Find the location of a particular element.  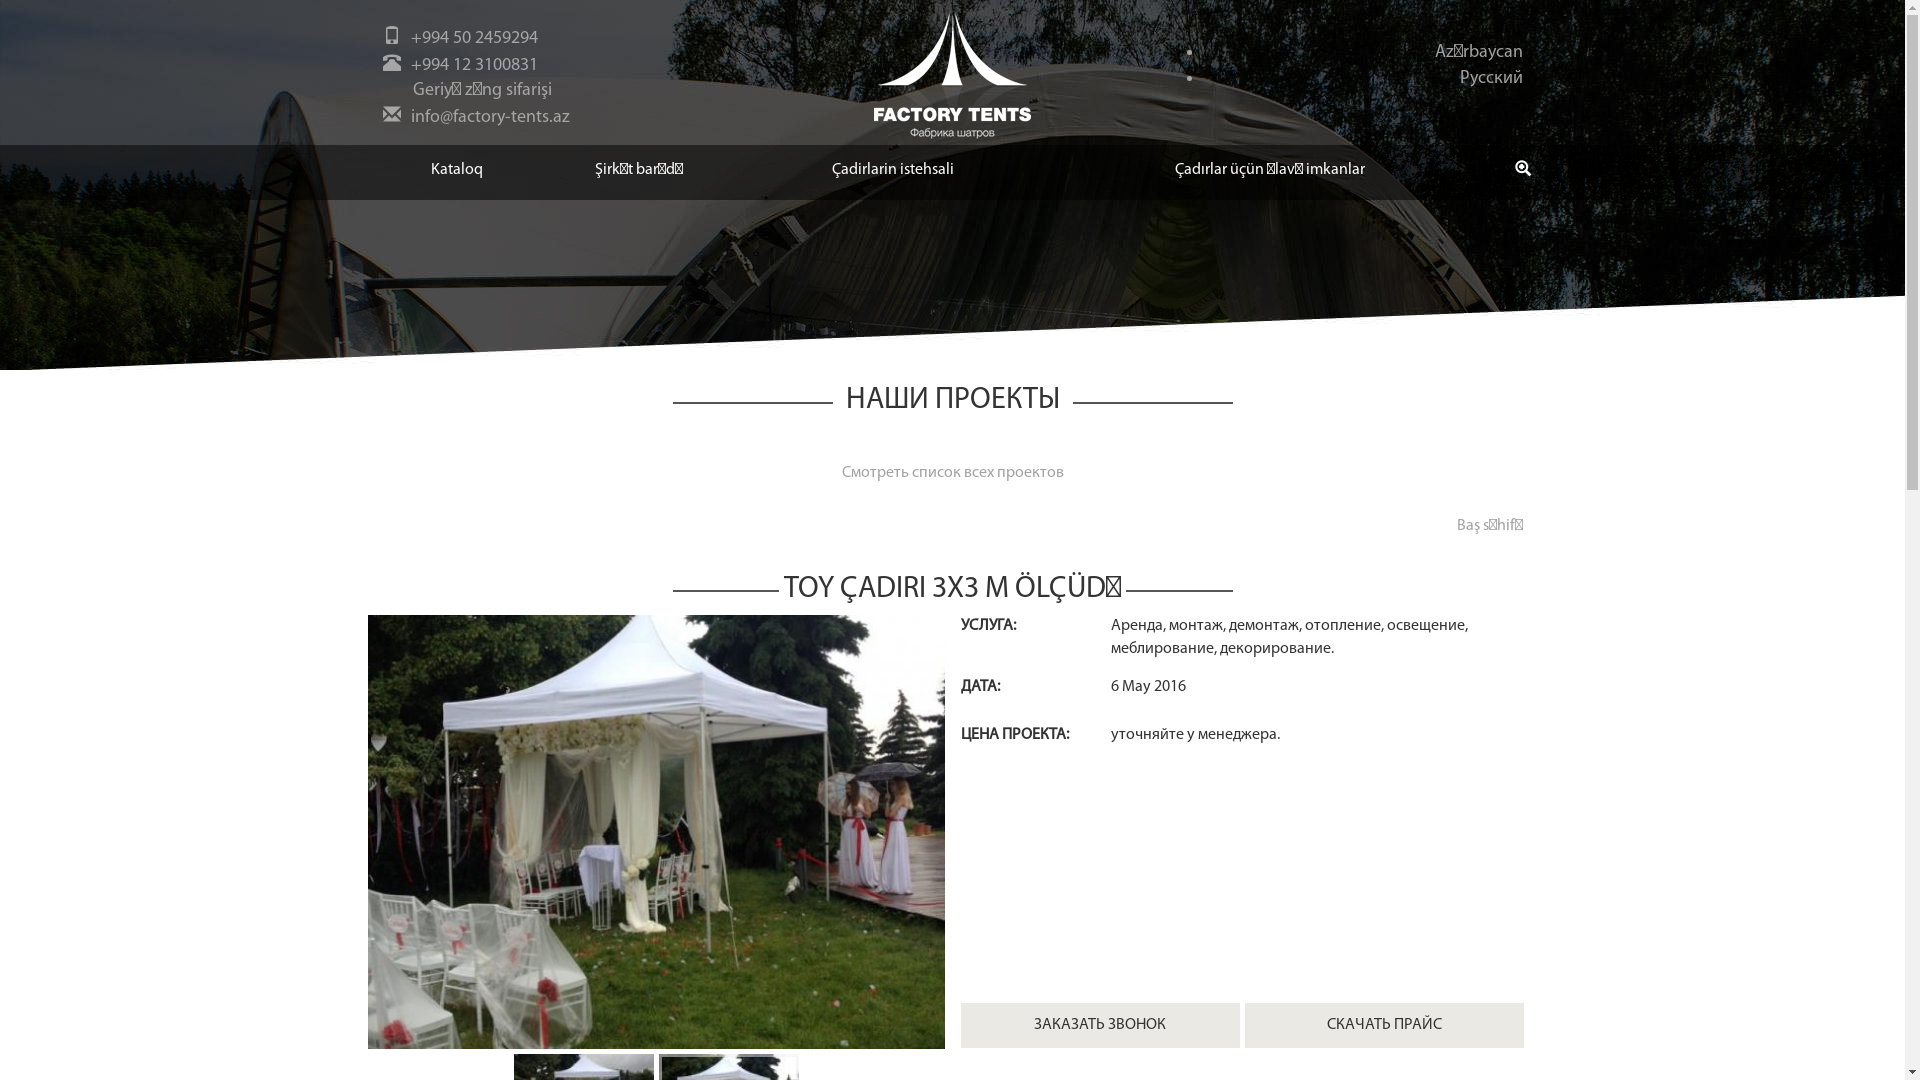

'+994 12 3100831' is located at coordinates (472, 64).